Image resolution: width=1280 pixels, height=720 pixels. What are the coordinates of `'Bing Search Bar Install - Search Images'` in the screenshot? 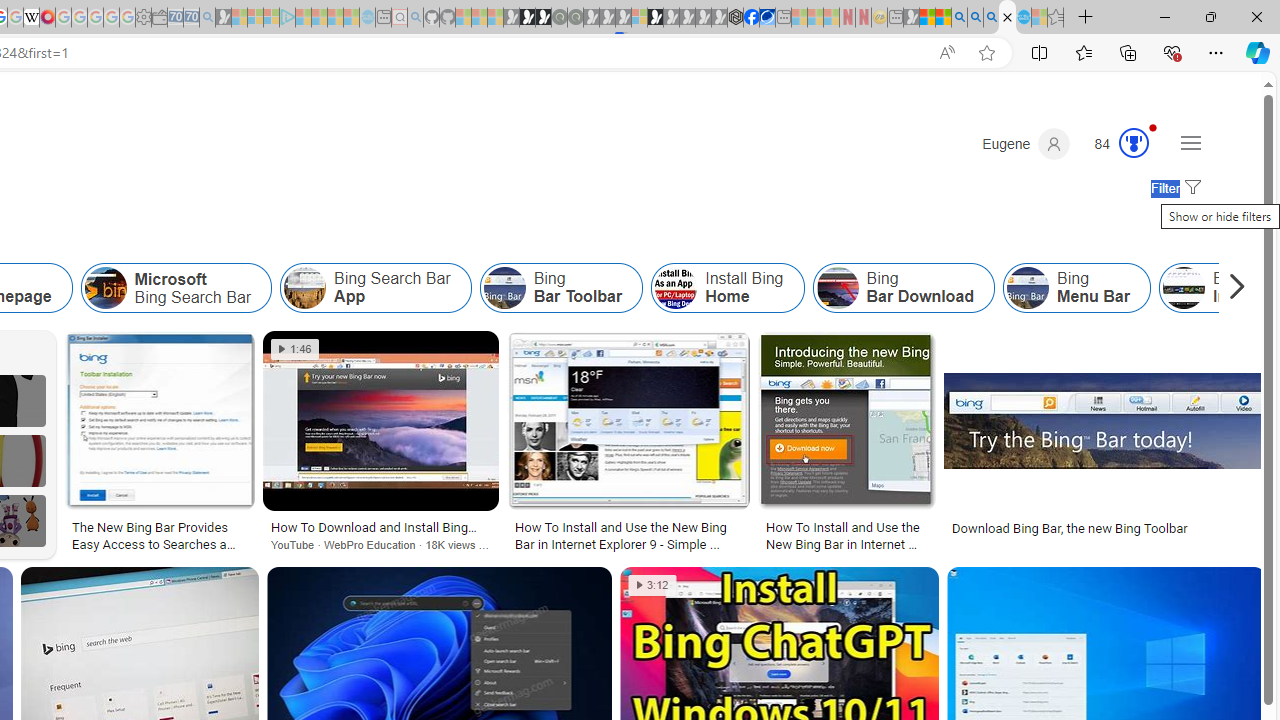 It's located at (1007, 17).